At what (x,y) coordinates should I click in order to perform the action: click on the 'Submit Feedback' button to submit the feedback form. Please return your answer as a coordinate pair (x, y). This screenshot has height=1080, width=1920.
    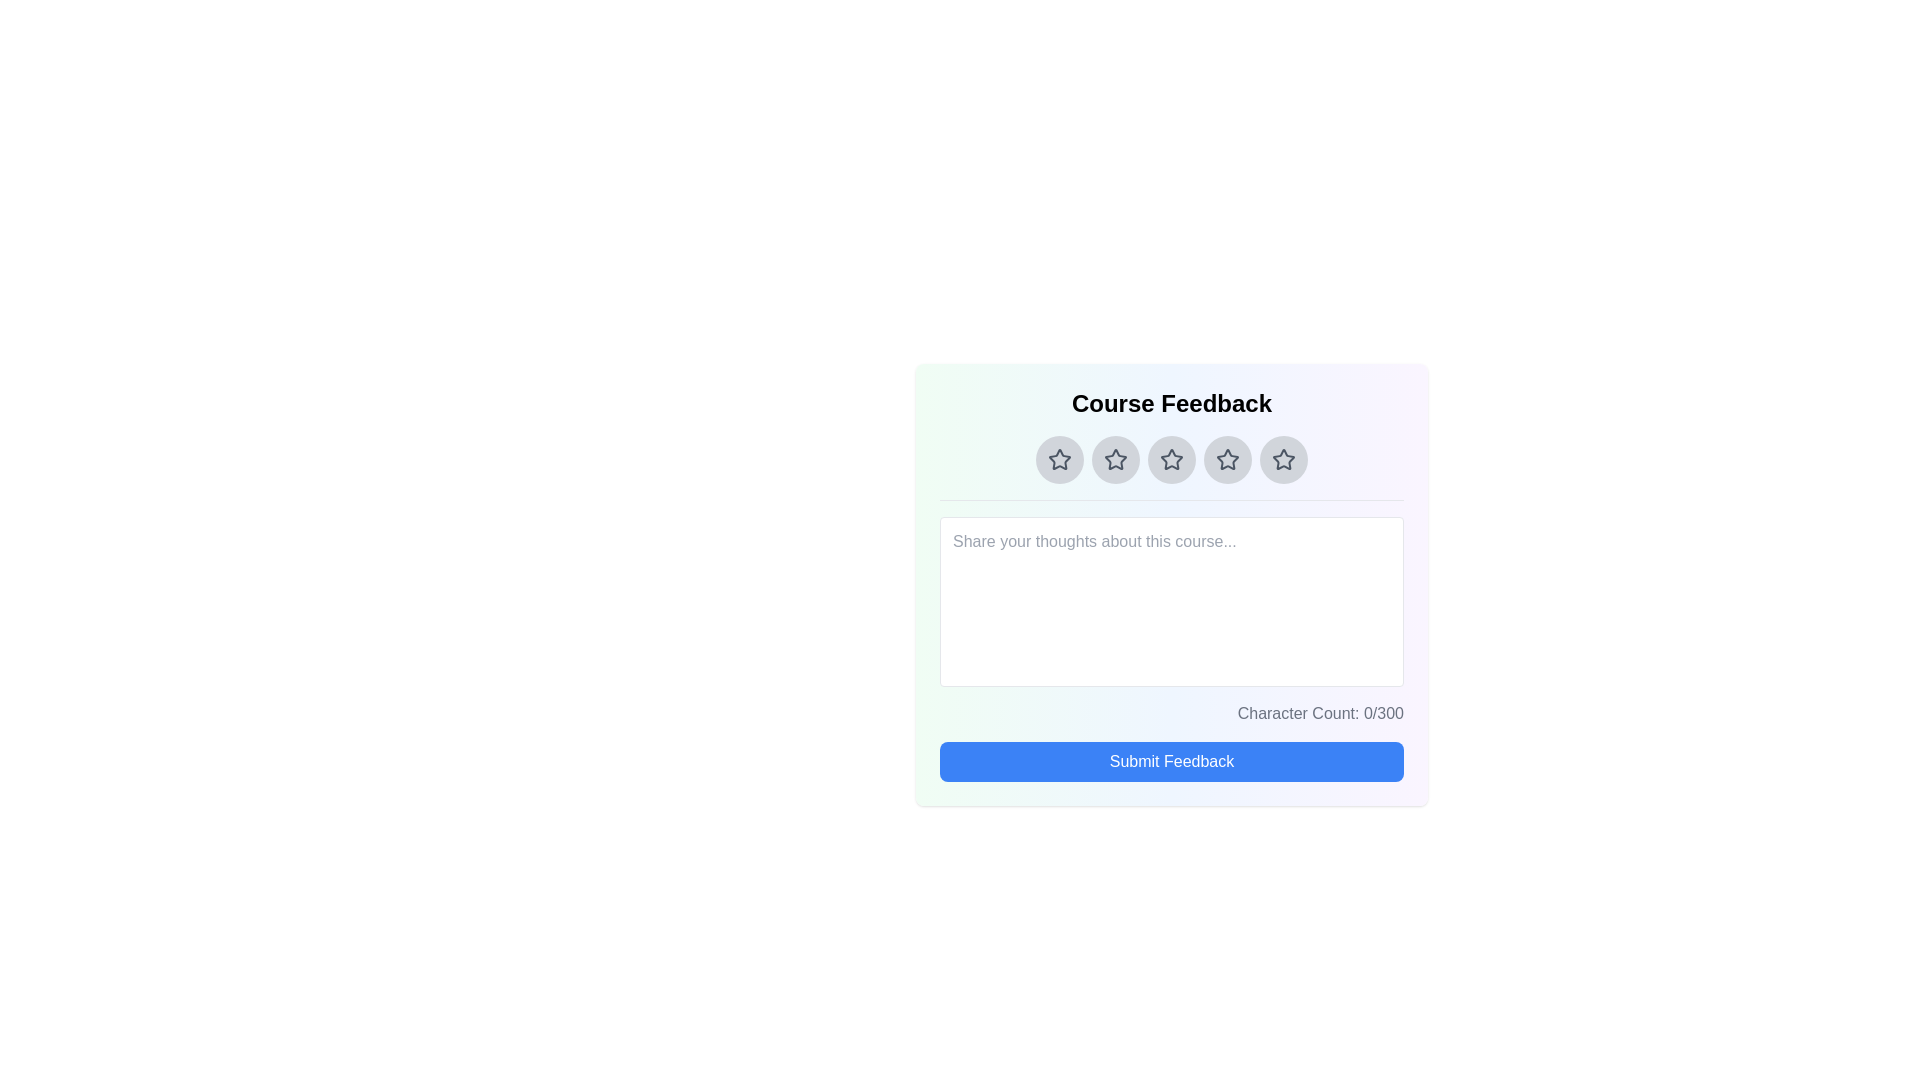
    Looking at the image, I should click on (1171, 762).